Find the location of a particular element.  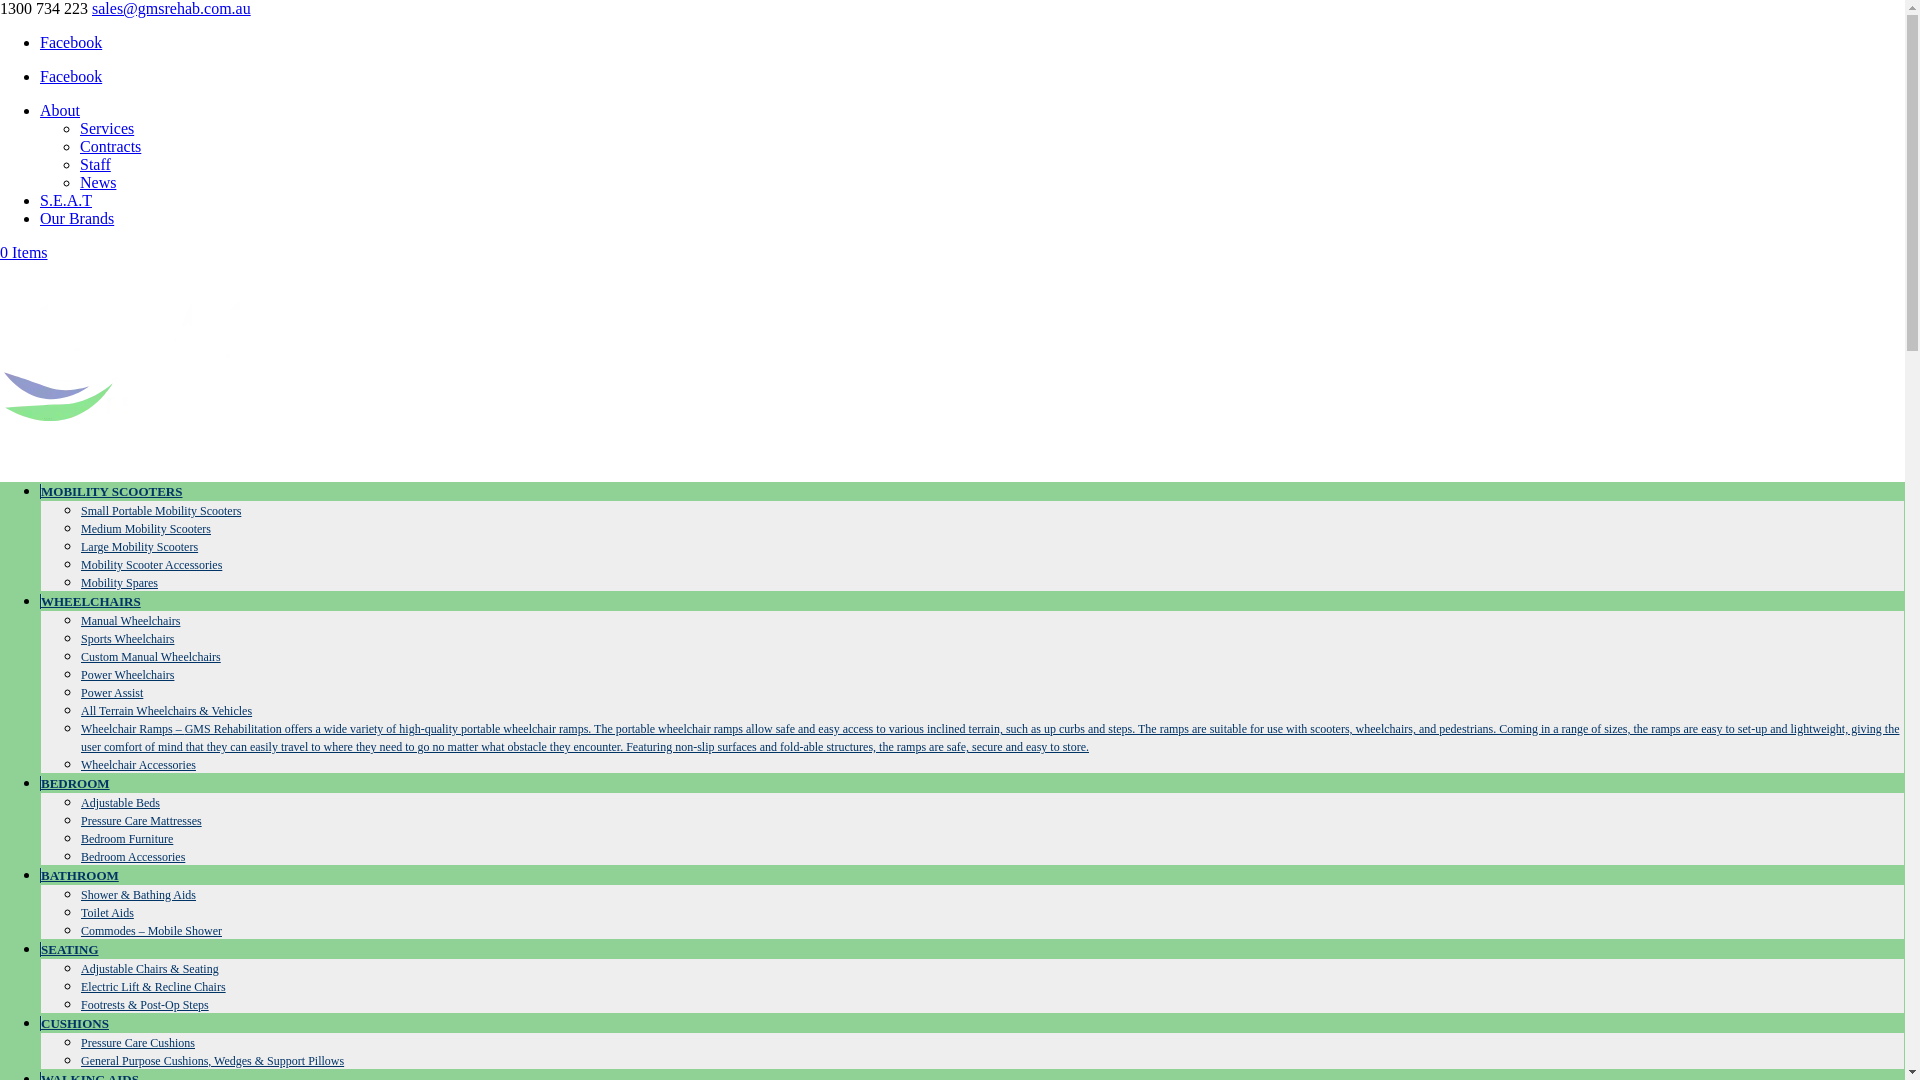

'Custom Manual Wheelchairs' is located at coordinates (149, 656).